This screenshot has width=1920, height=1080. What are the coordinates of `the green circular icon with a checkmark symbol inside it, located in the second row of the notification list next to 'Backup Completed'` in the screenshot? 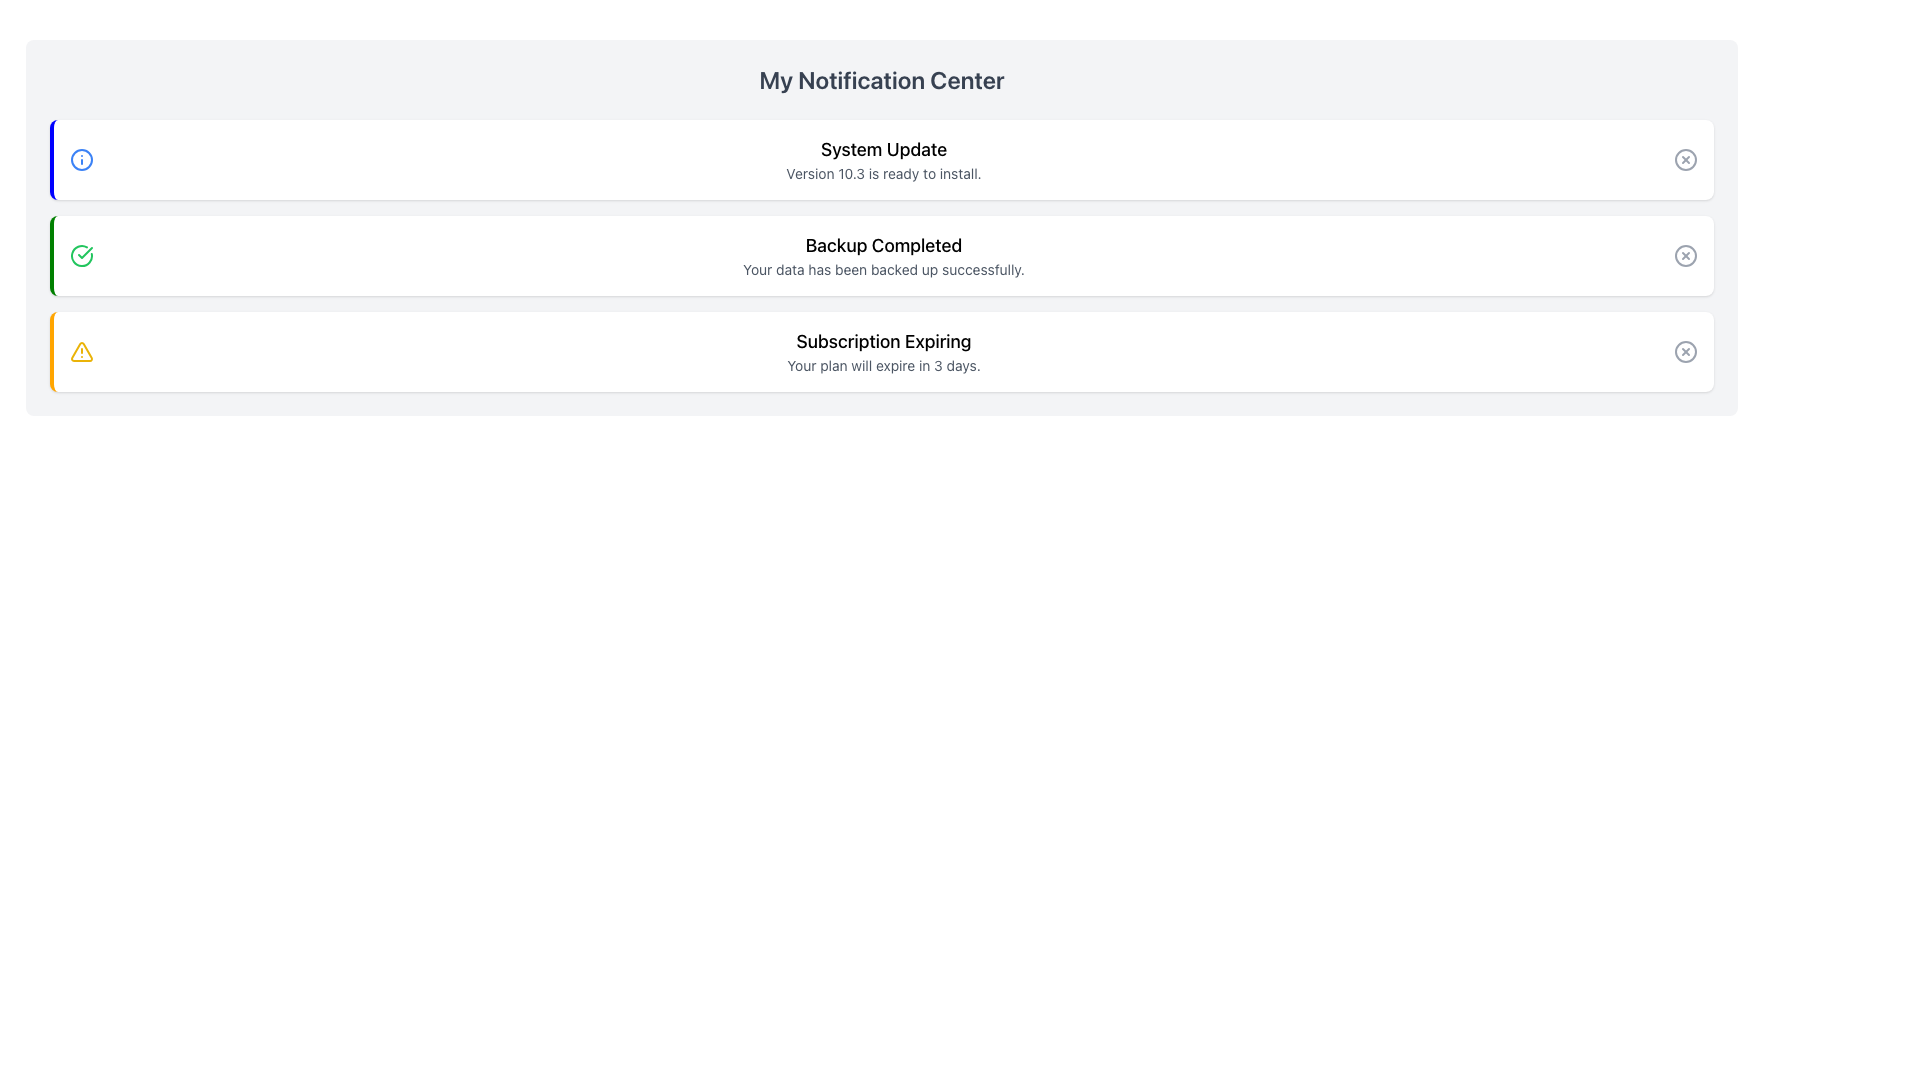 It's located at (80, 254).